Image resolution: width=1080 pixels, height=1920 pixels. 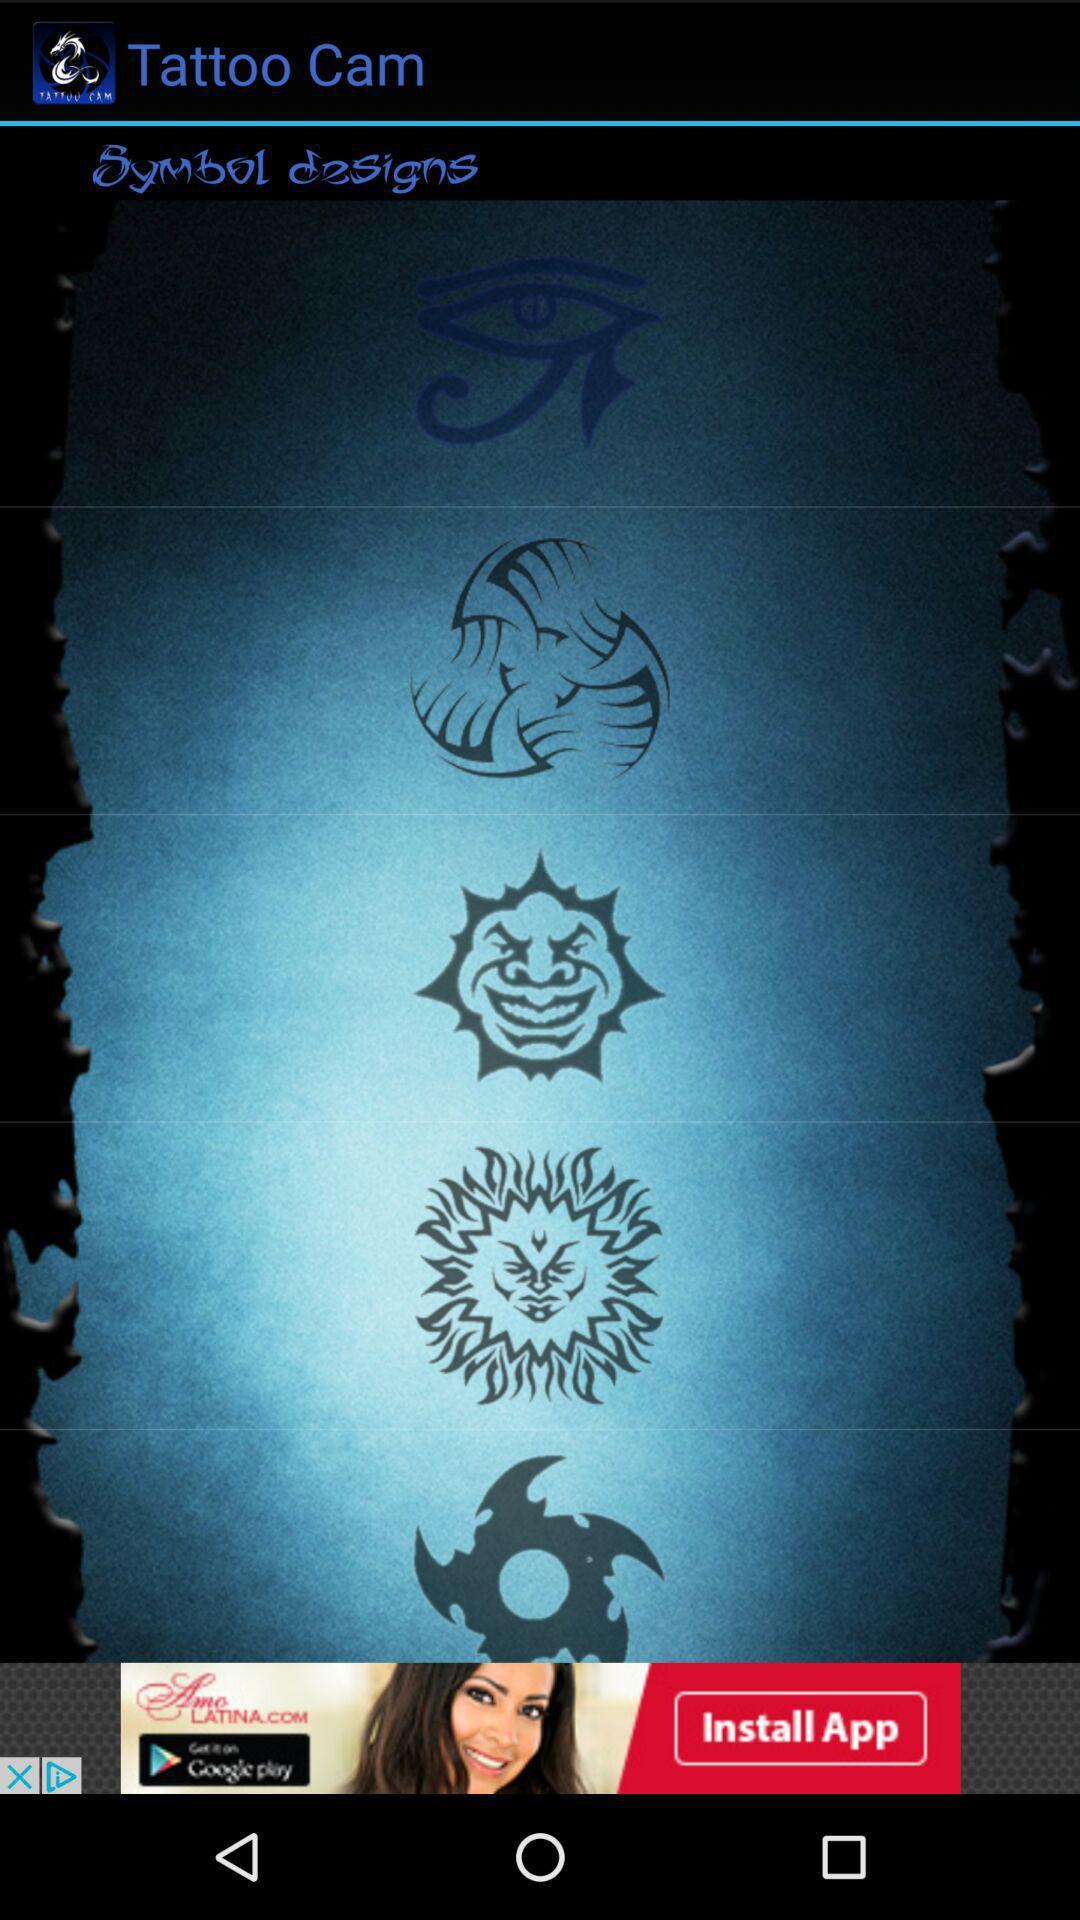 What do you see at coordinates (540, 1727) in the screenshot?
I see `tattoo cam` at bounding box center [540, 1727].